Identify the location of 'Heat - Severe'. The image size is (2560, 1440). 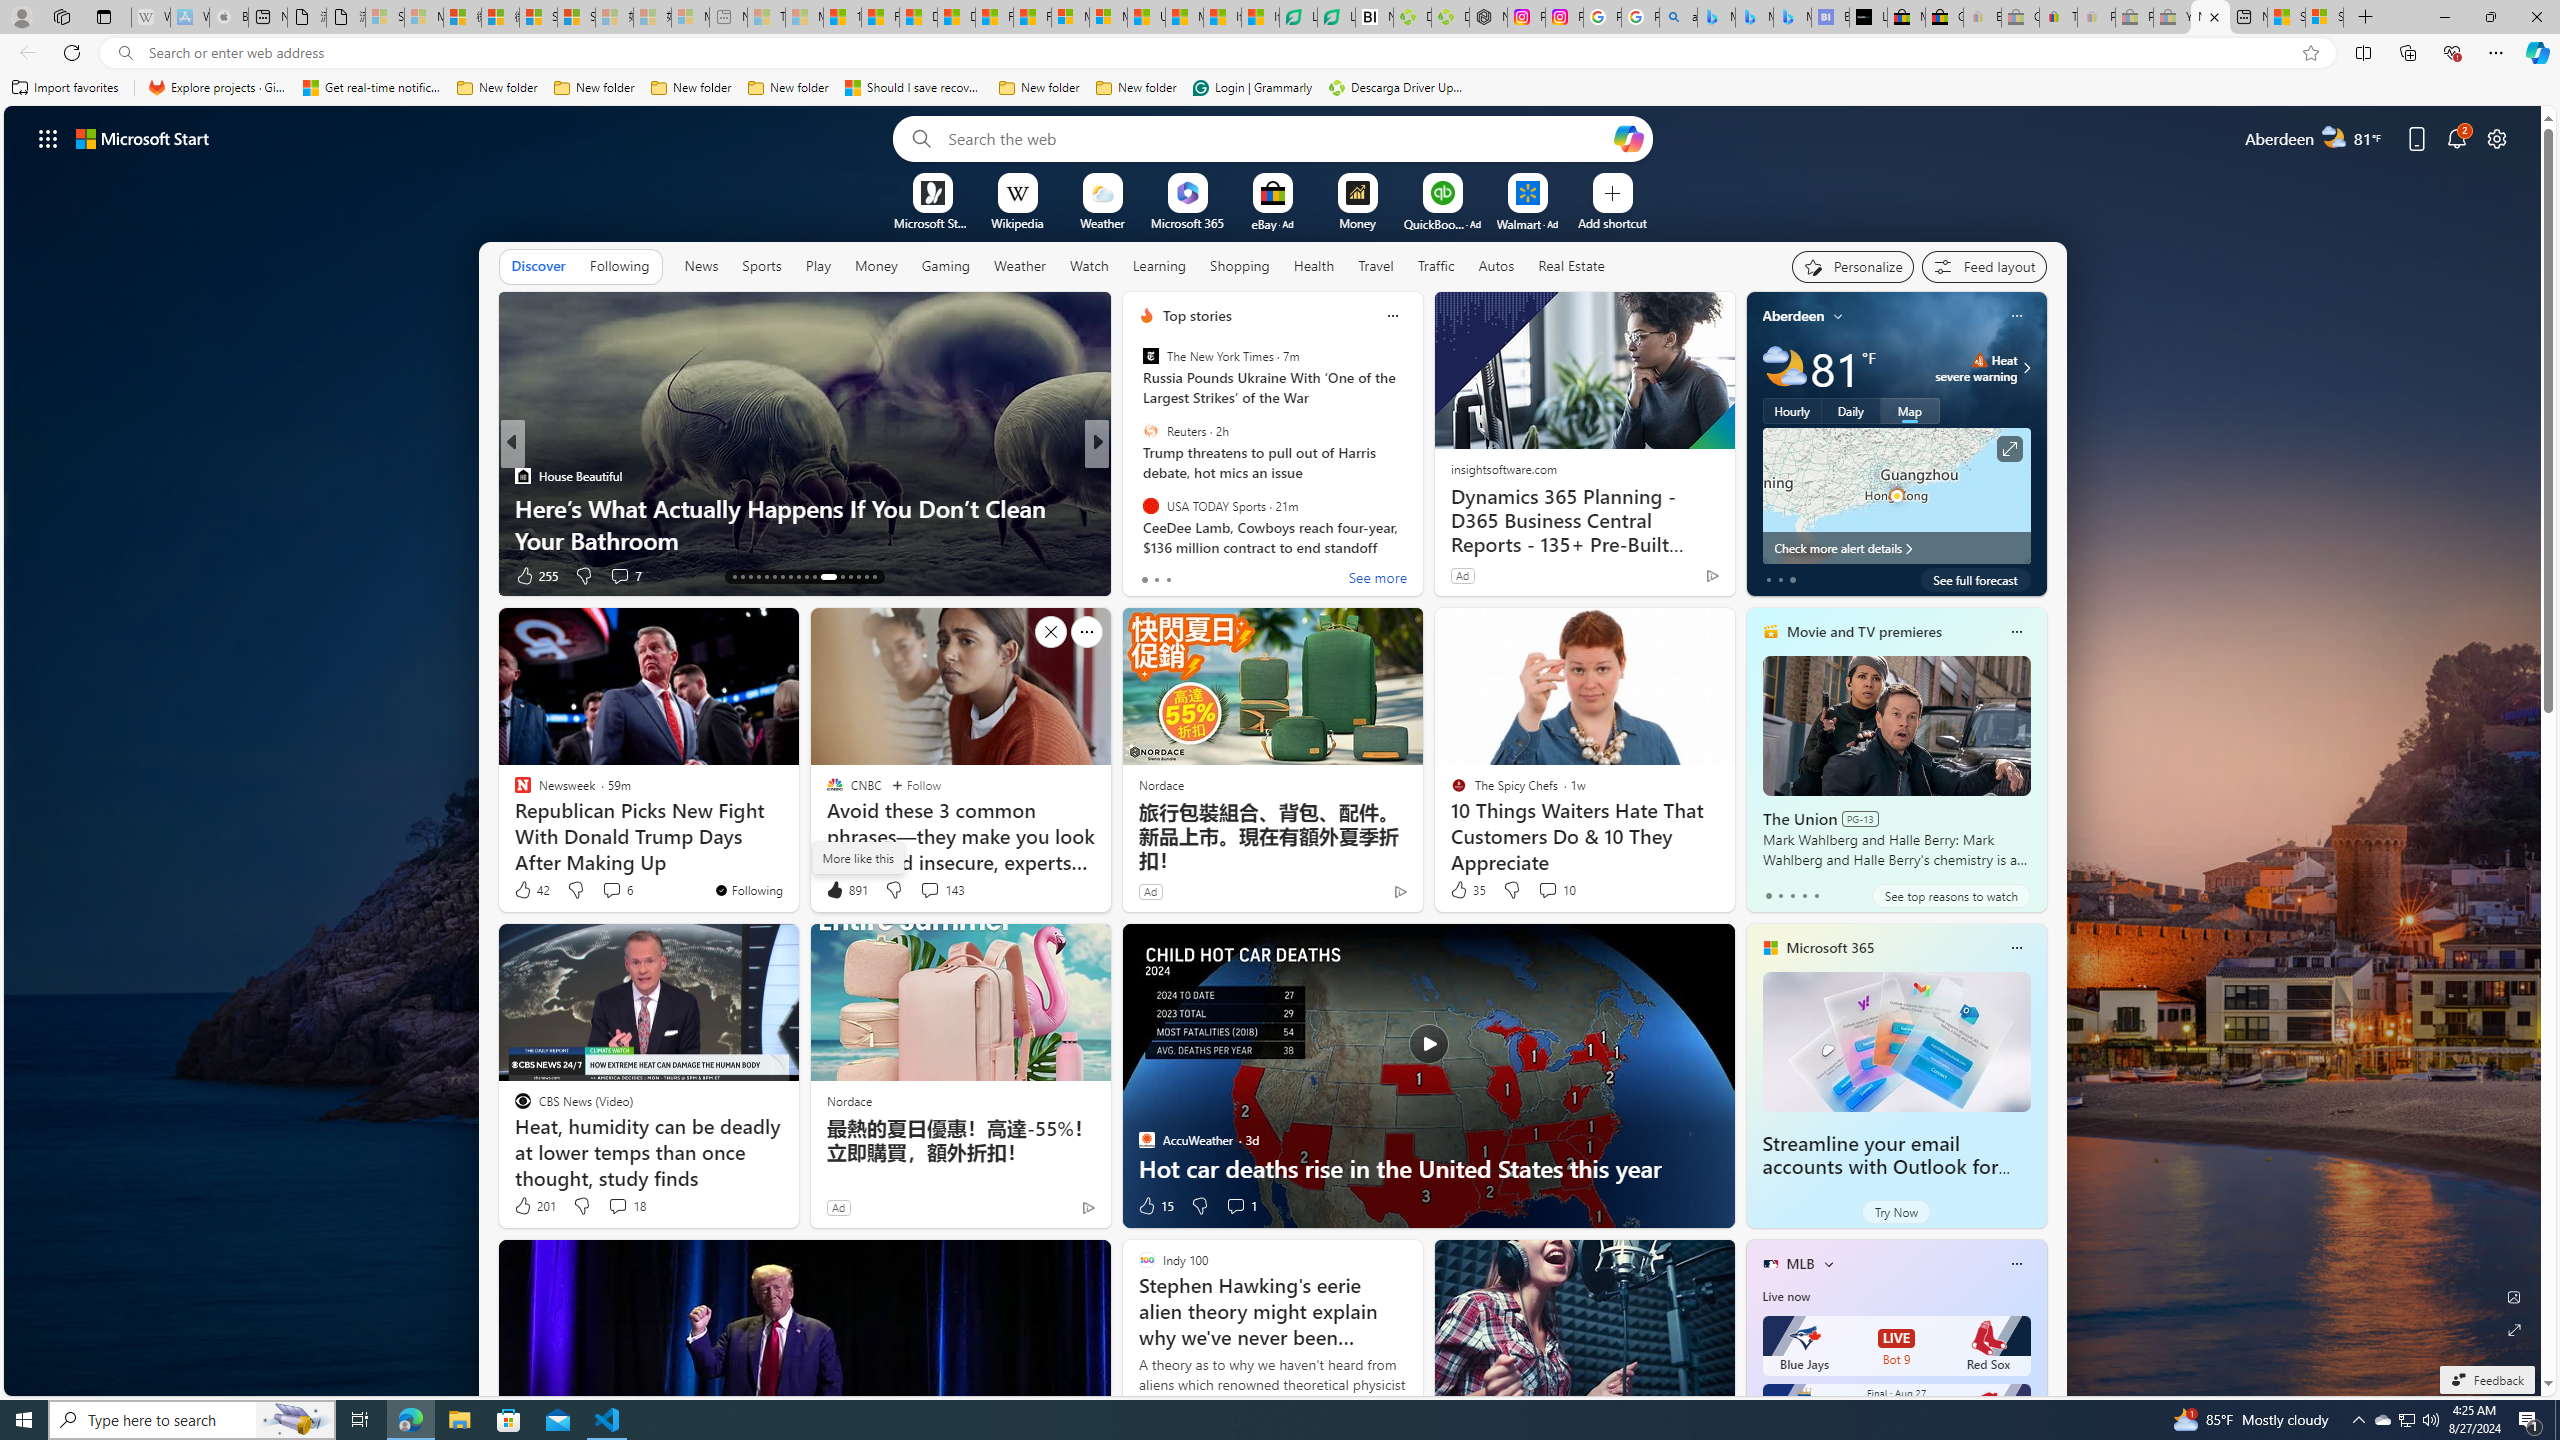
(1980, 360).